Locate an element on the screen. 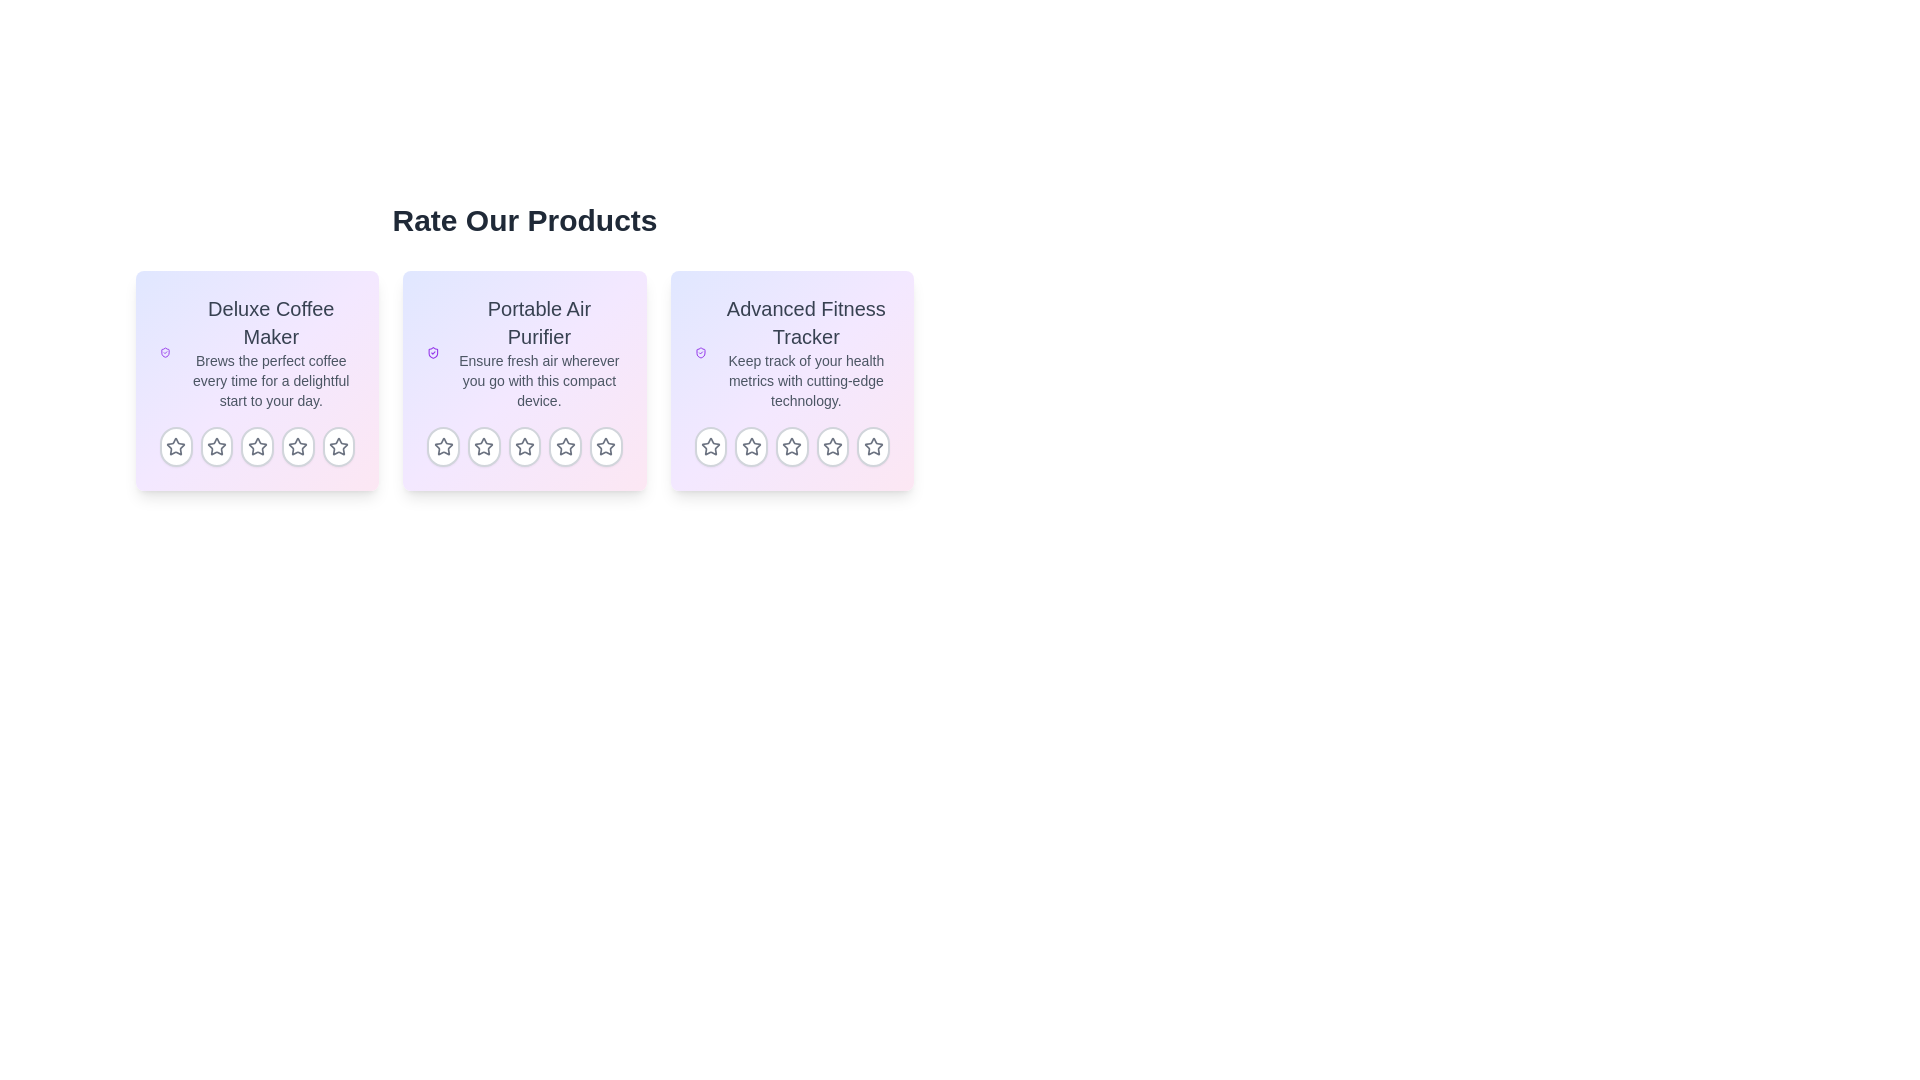 This screenshot has height=1080, width=1920. the textual display element that shows 'Portable Air Purifier' with a description of its features, positioned centrally between the 'Deluxe Coffee Maker' and 'Advanced Fitness Tracker' cards is located at coordinates (539, 352).